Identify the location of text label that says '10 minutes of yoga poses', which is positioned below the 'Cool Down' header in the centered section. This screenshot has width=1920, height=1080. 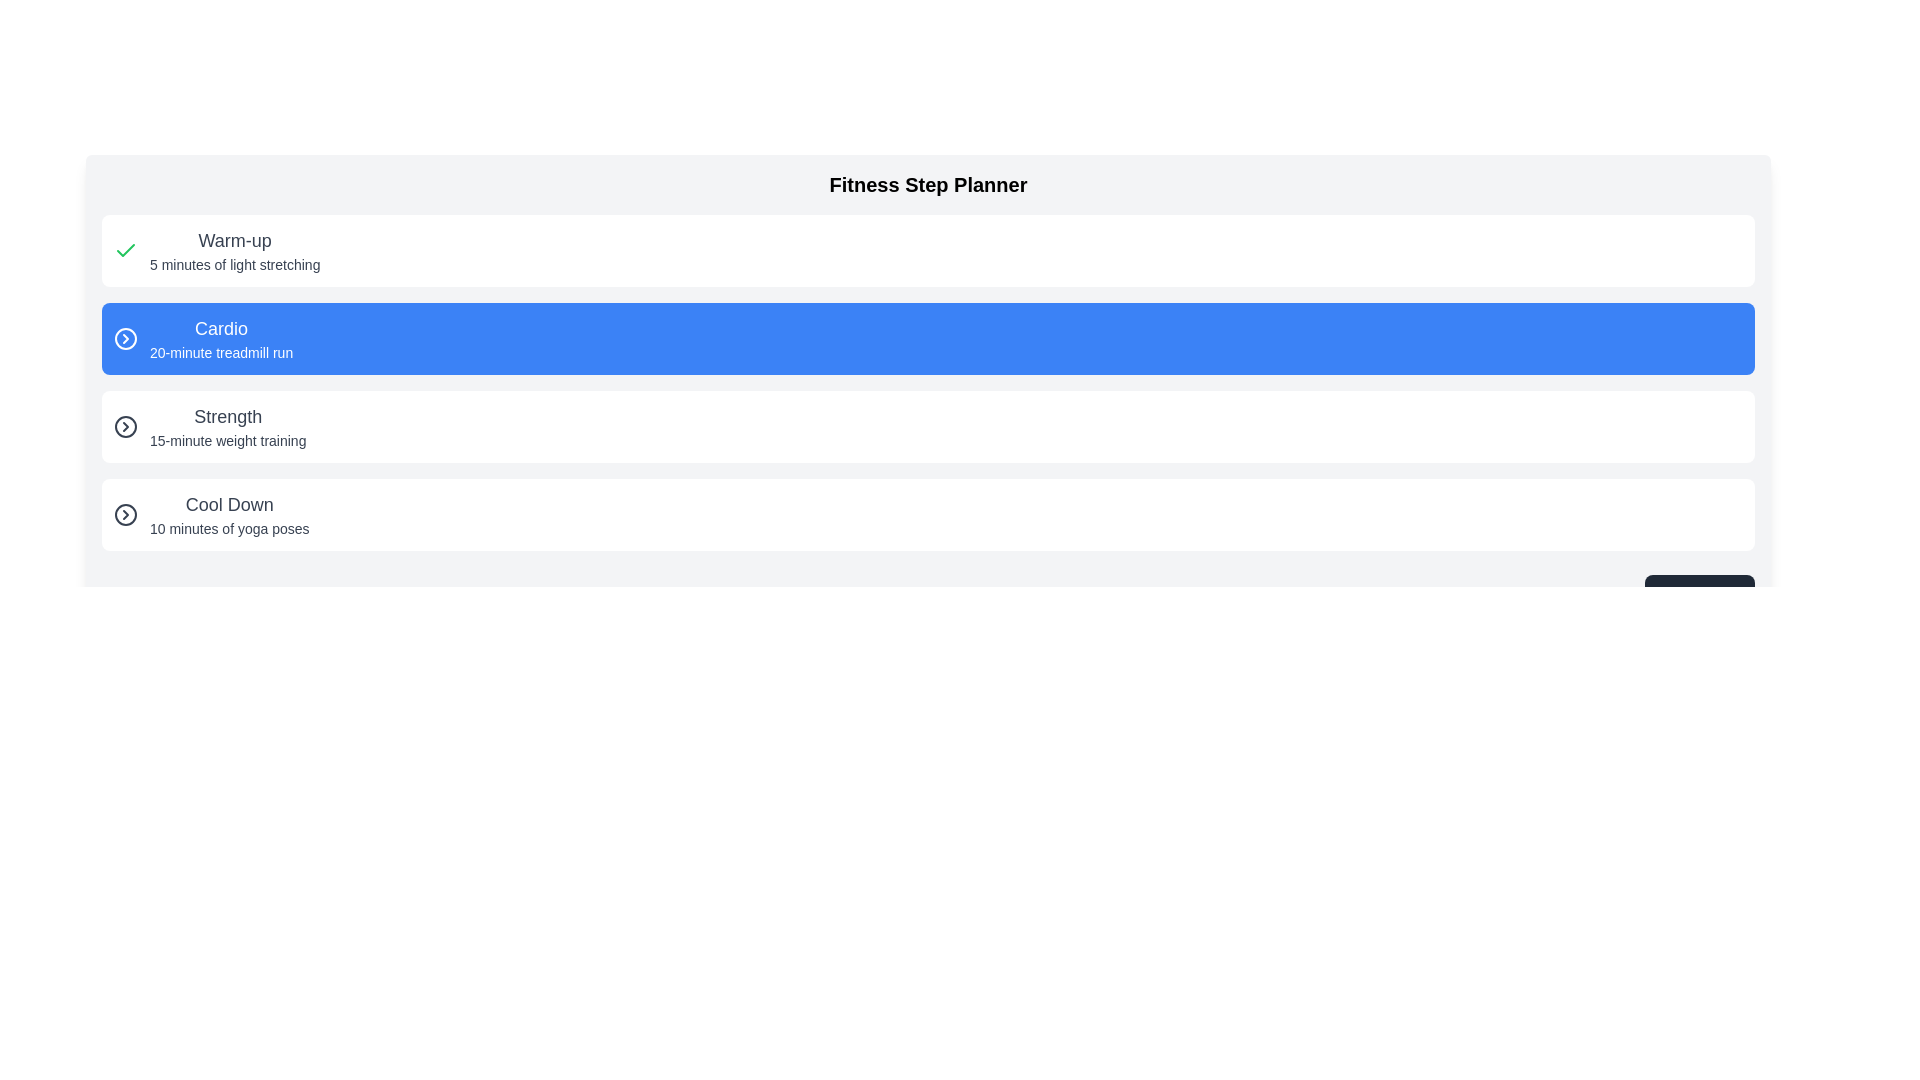
(229, 527).